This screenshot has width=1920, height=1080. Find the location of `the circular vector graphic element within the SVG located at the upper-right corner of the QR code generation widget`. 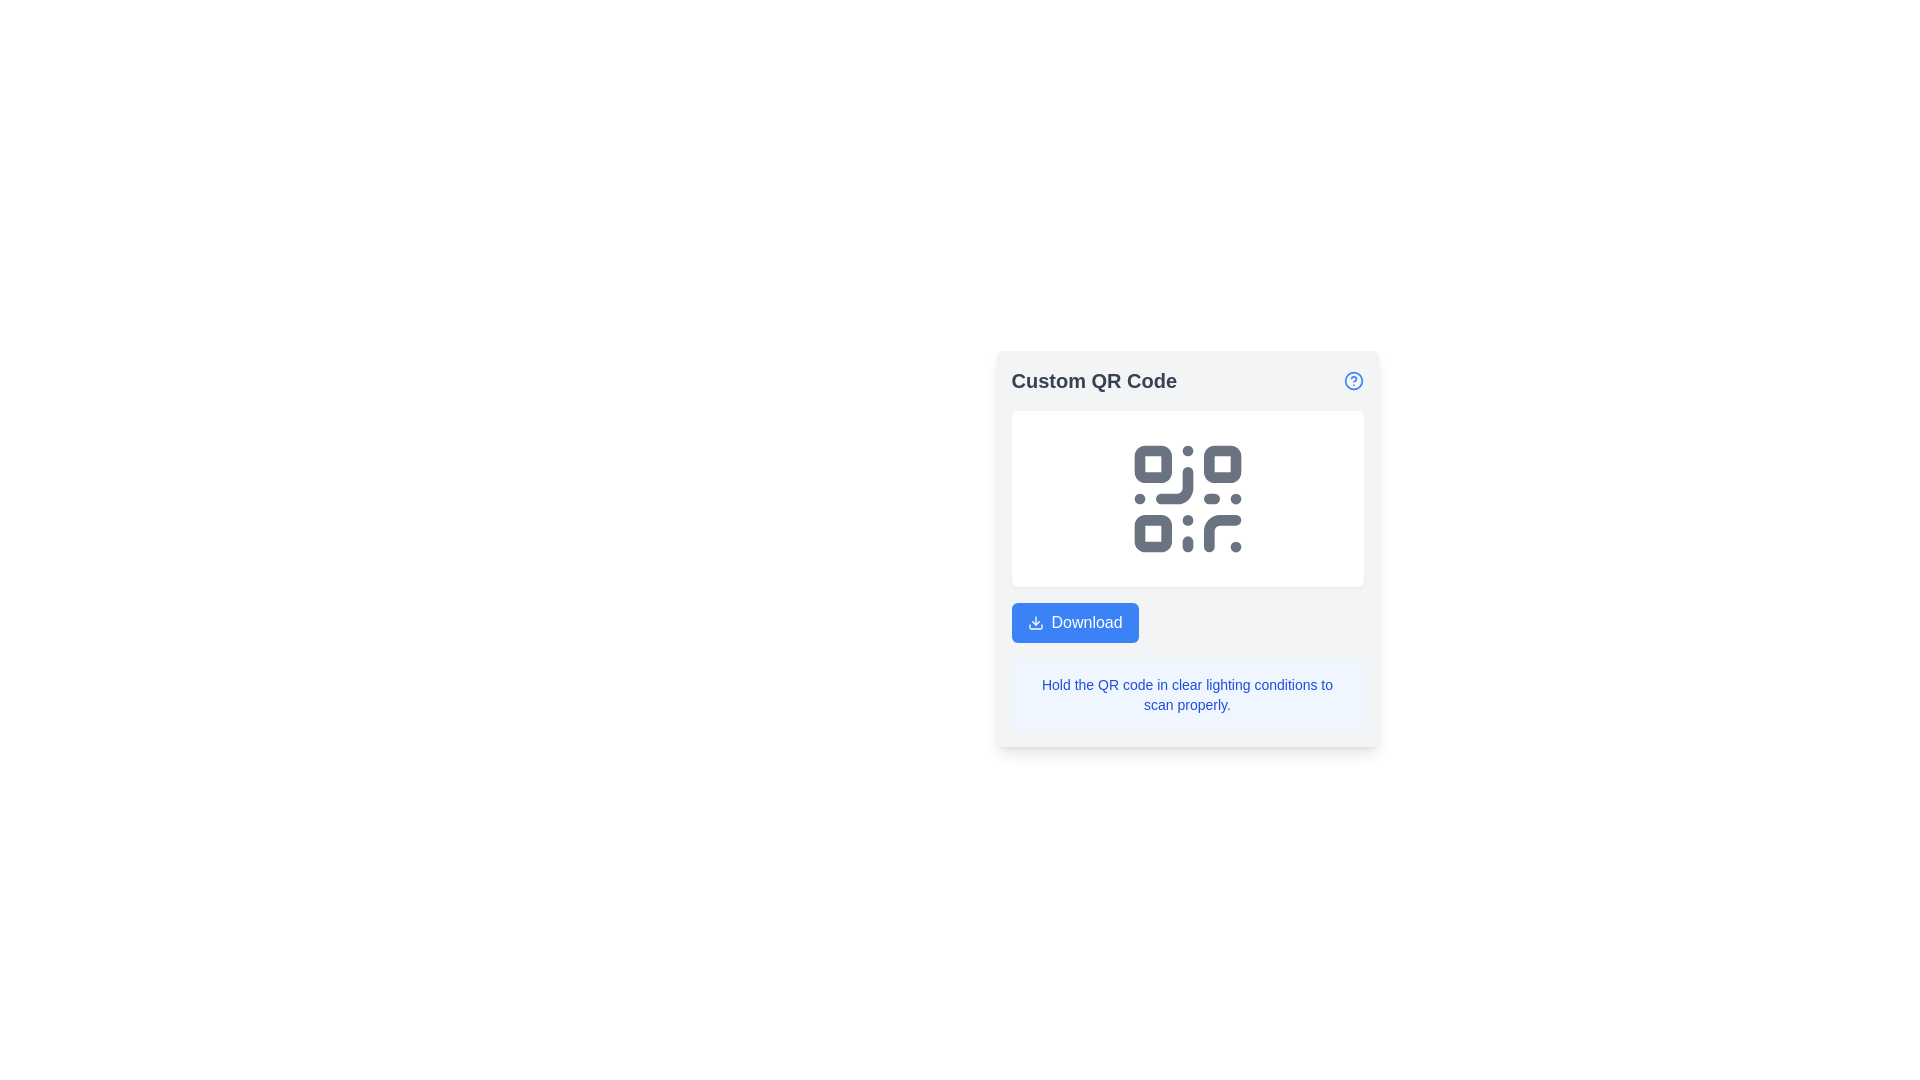

the circular vector graphic element within the SVG located at the upper-right corner of the QR code generation widget is located at coordinates (1353, 381).